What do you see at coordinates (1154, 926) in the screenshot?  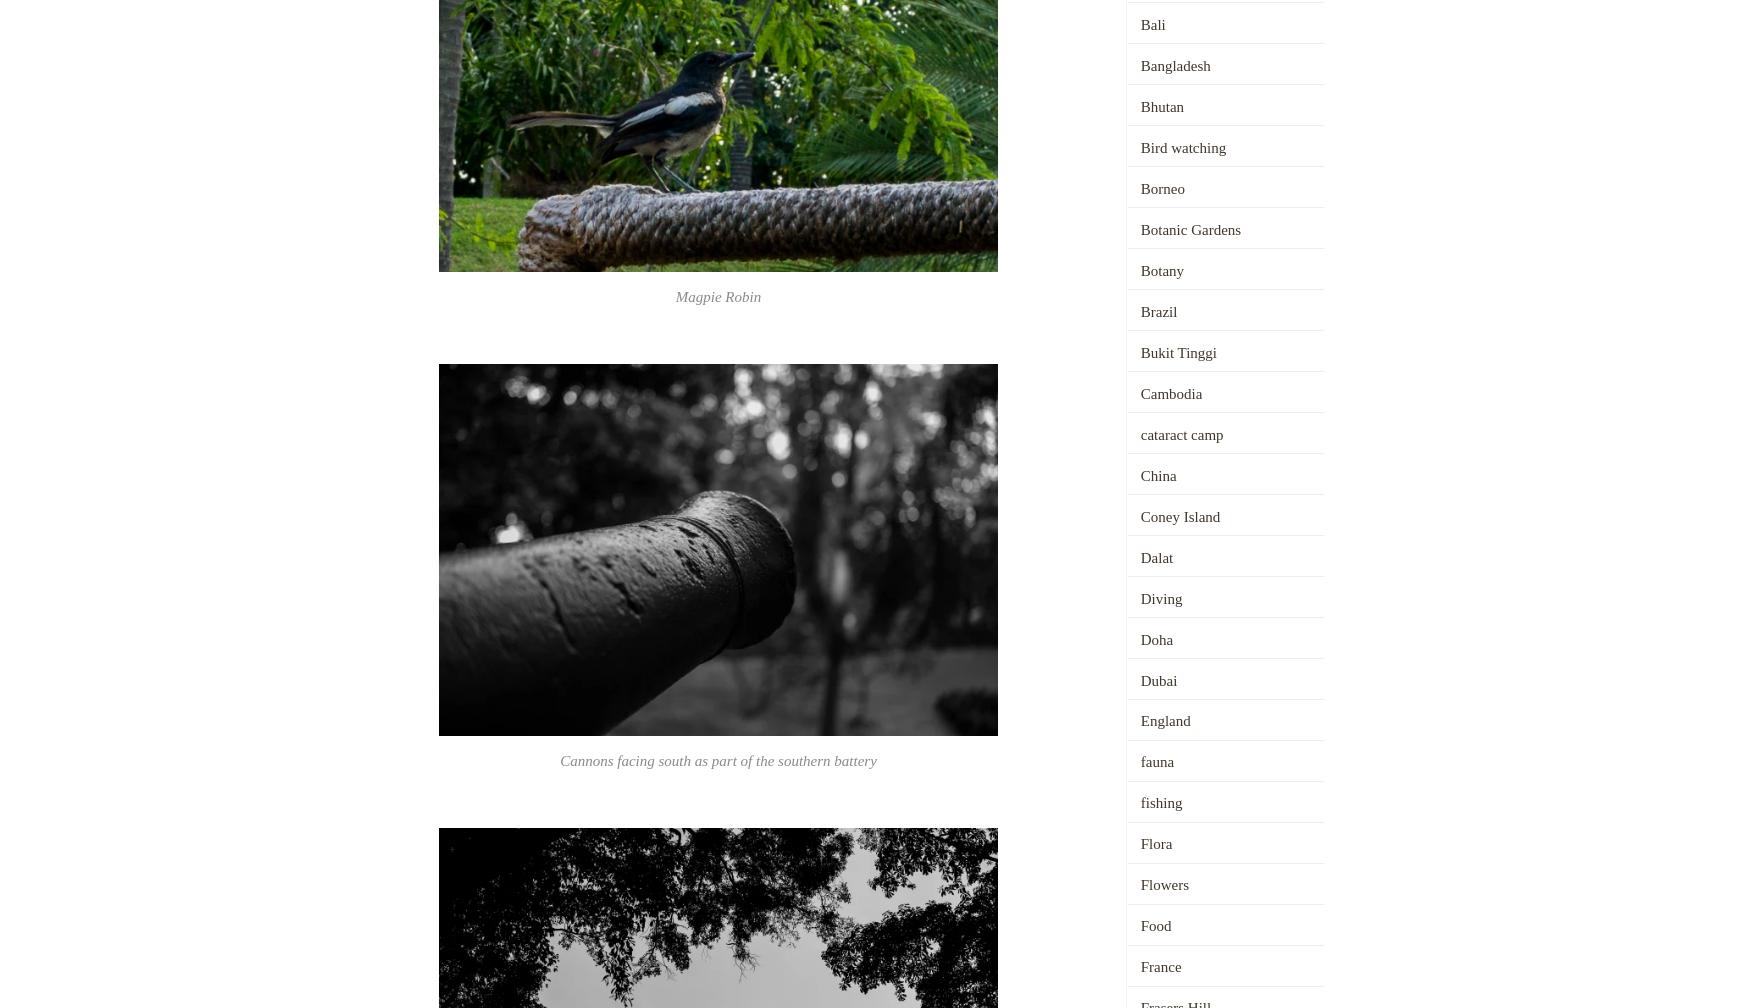 I see `'Food'` at bounding box center [1154, 926].